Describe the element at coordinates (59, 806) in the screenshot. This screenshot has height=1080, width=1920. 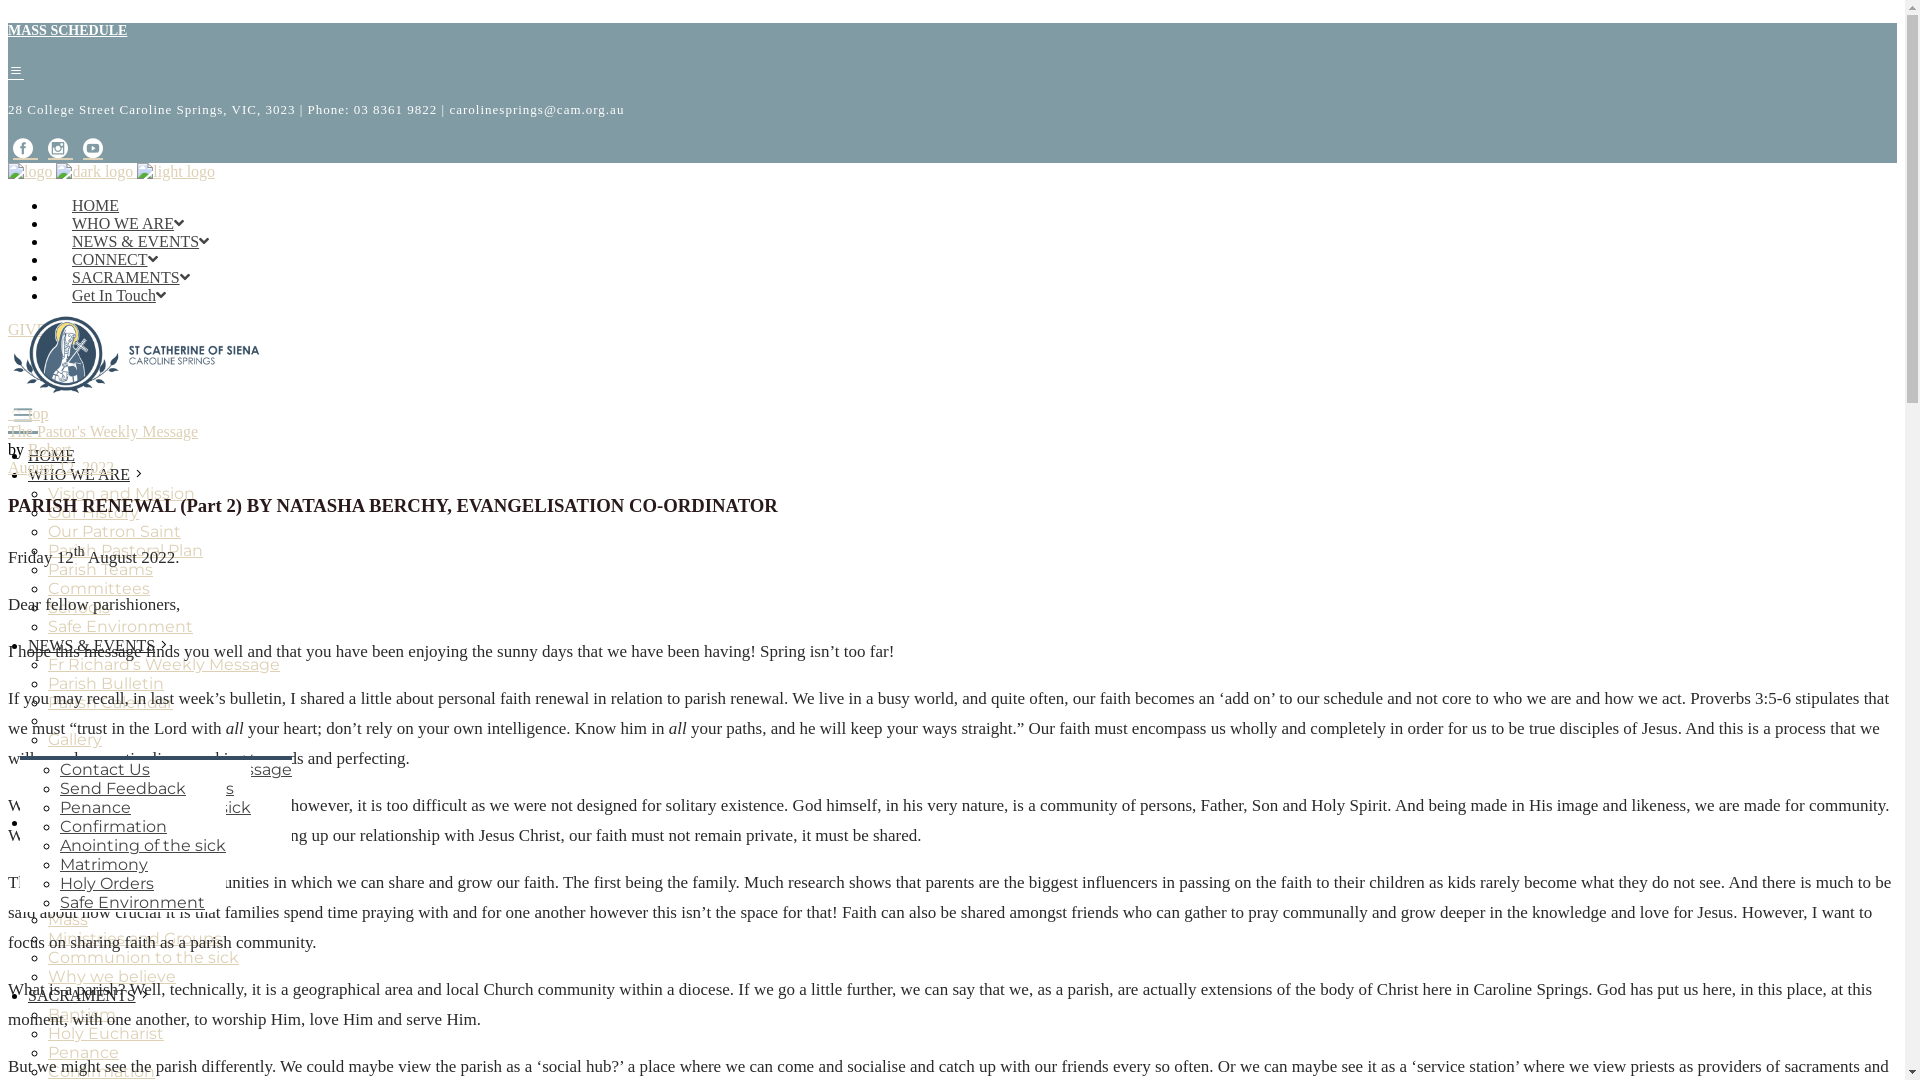
I see `'Penance'` at that location.